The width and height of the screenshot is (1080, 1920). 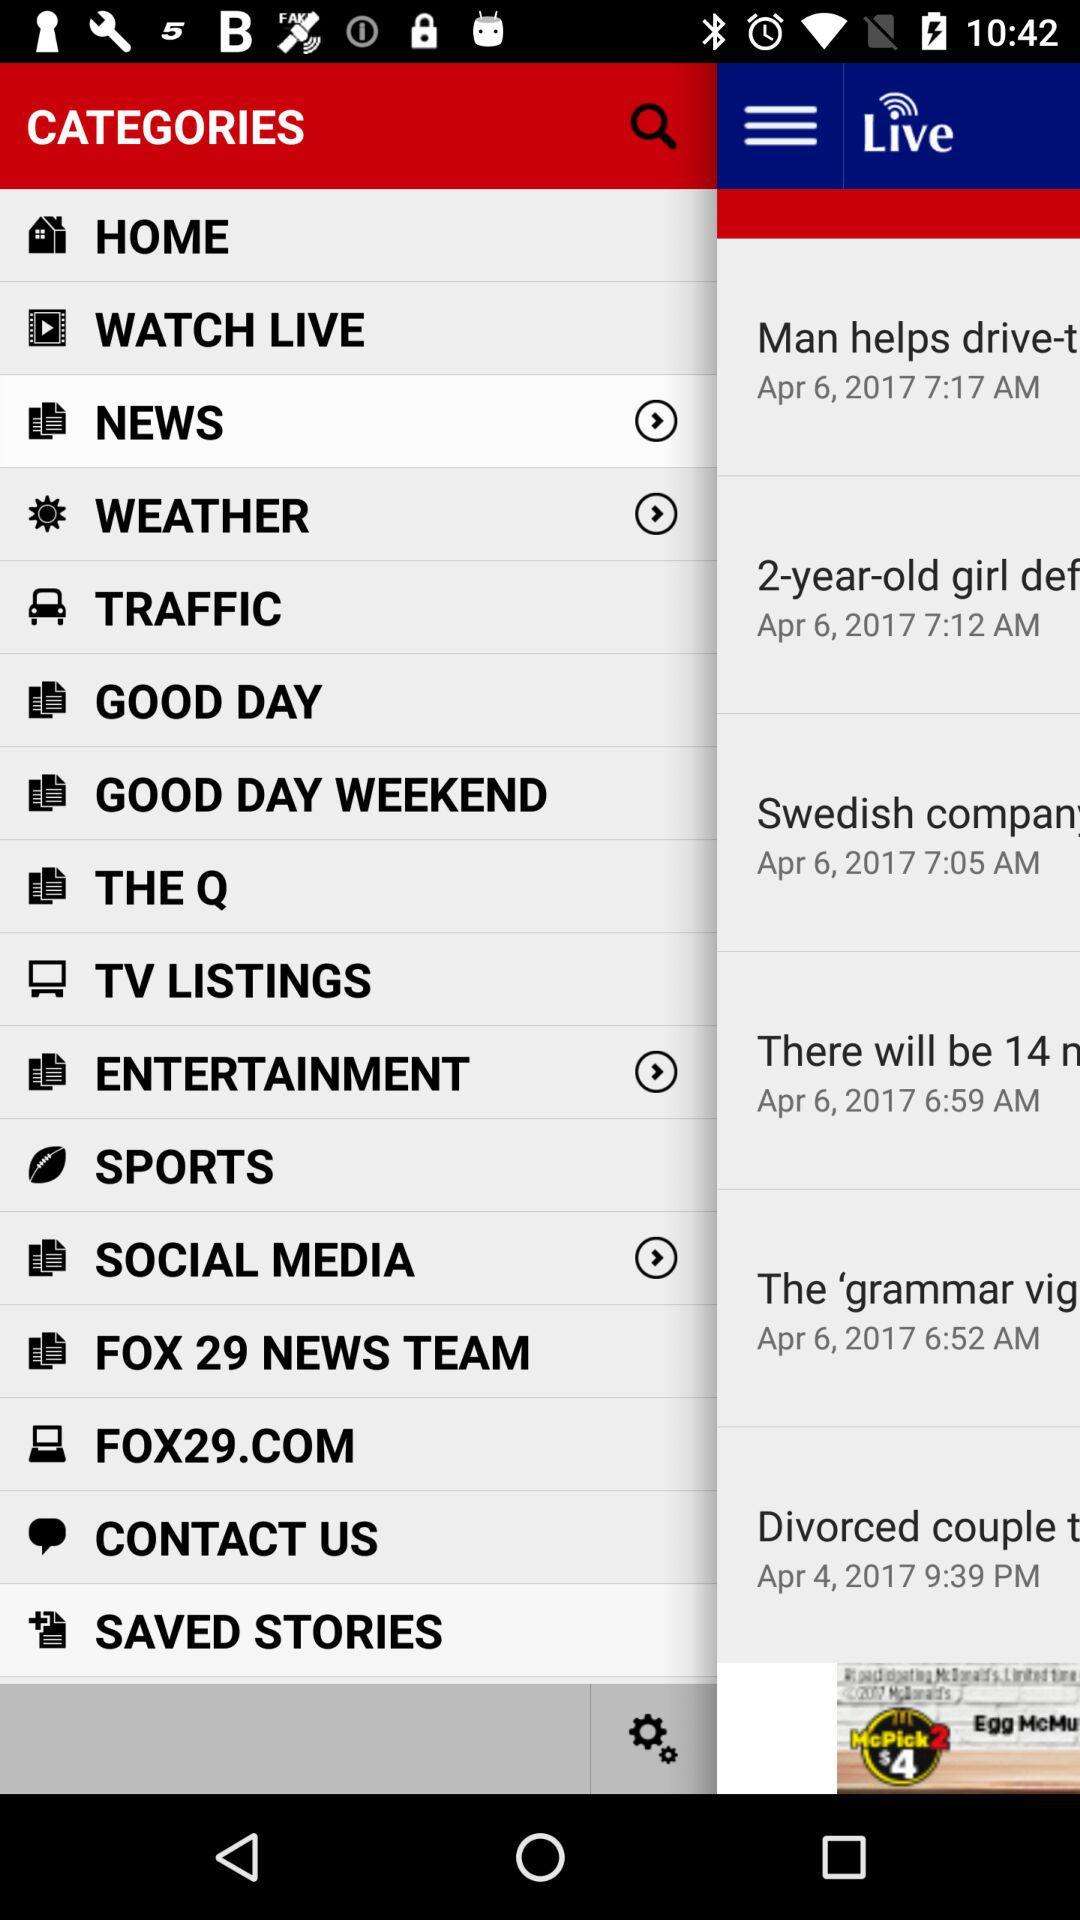 I want to click on the advertised site, so click(x=957, y=1727).